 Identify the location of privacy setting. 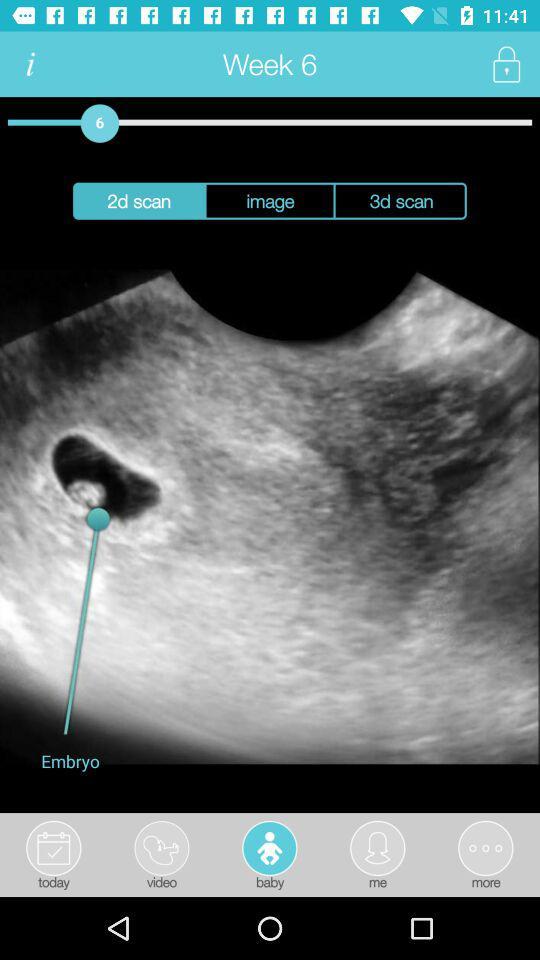
(505, 64).